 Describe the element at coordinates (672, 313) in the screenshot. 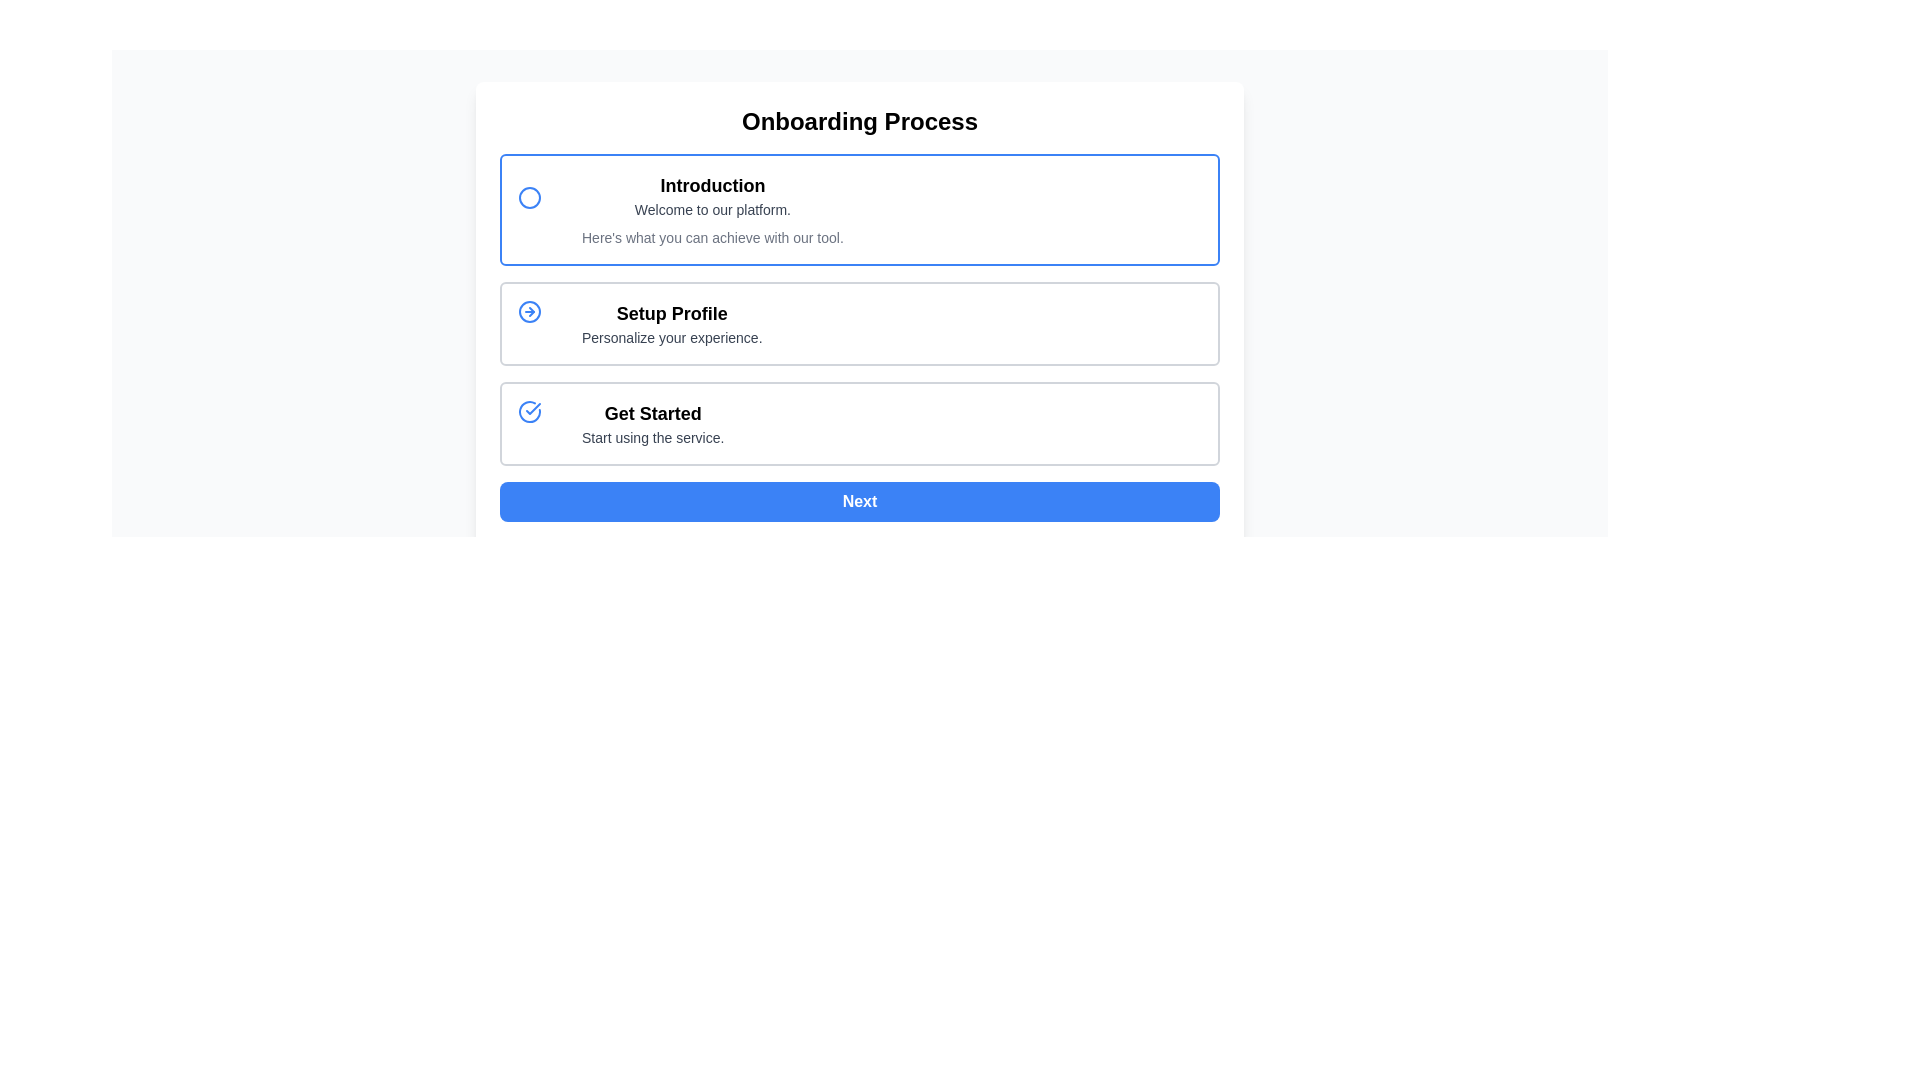

I see `bold title text label that says 'Setup Profile', prominently displayed in black at the center of the interface` at that location.